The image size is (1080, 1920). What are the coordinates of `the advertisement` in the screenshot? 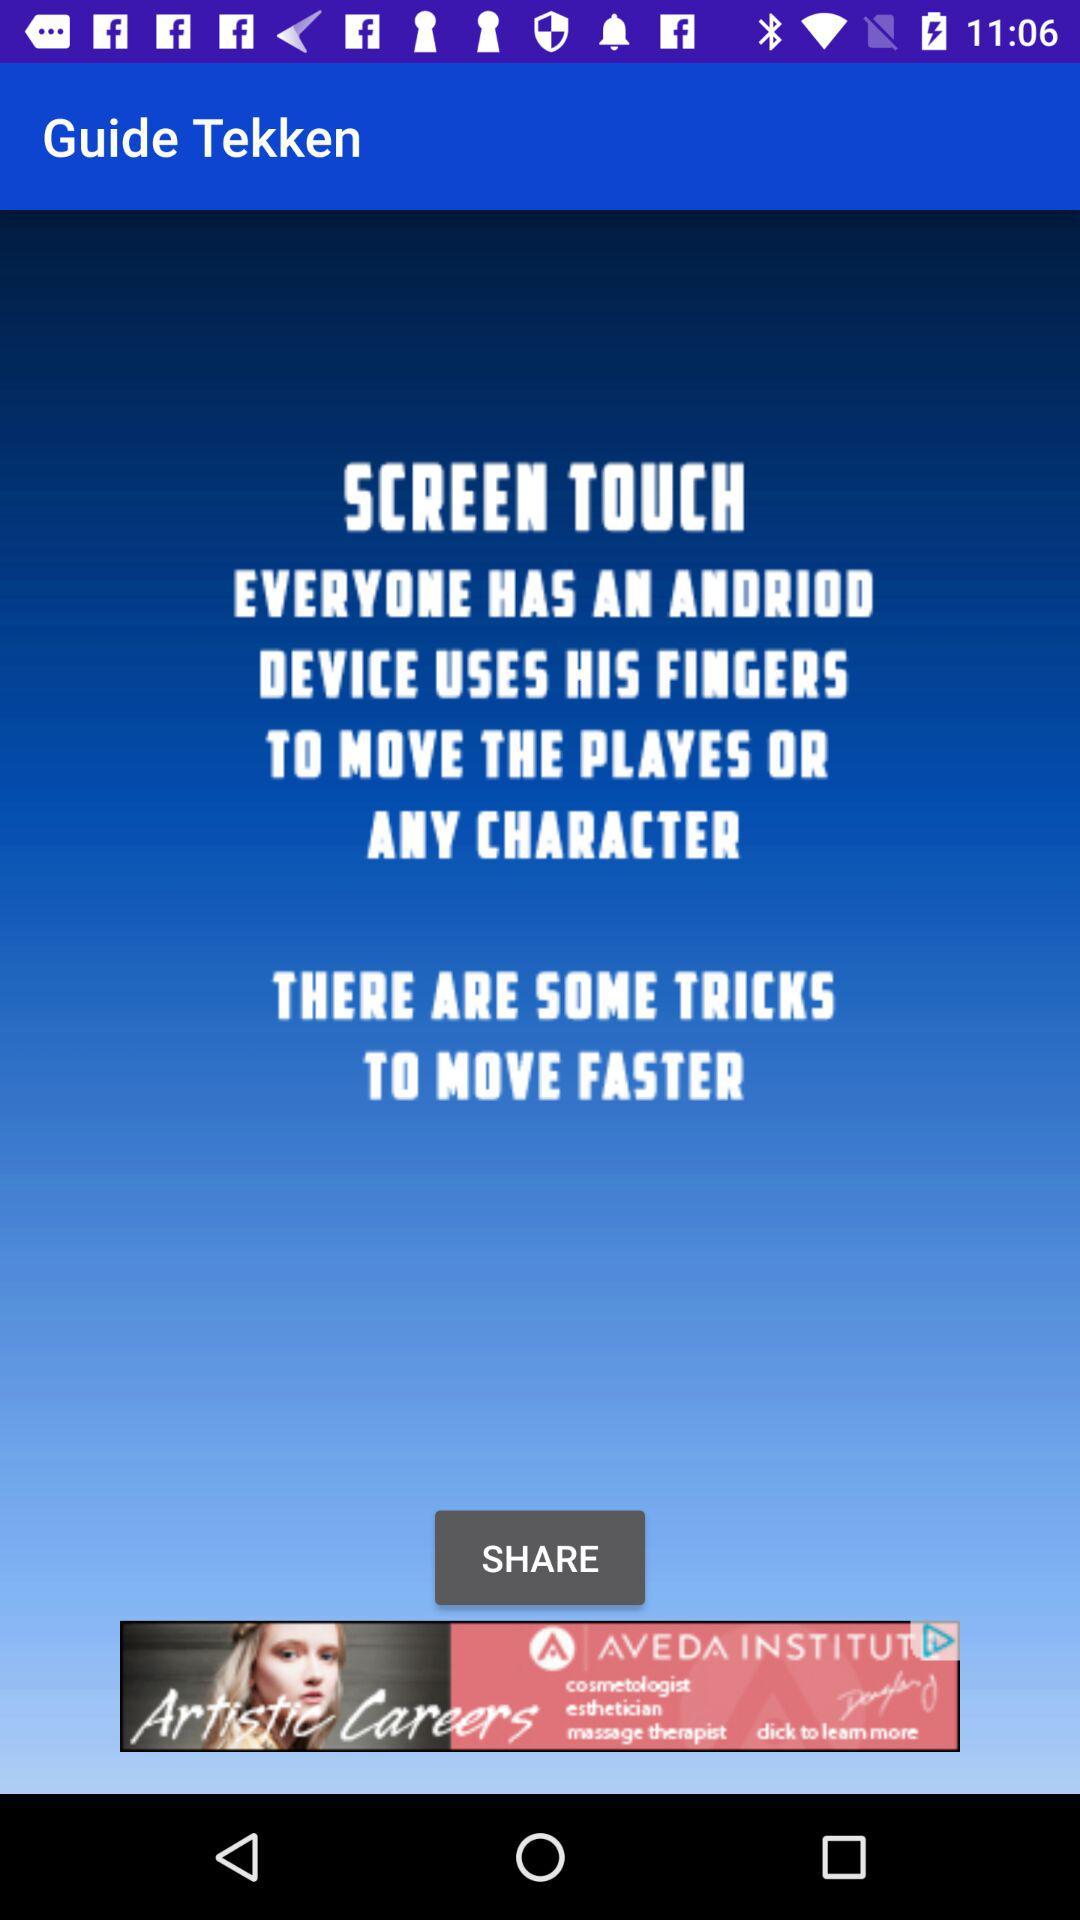 It's located at (540, 1685).